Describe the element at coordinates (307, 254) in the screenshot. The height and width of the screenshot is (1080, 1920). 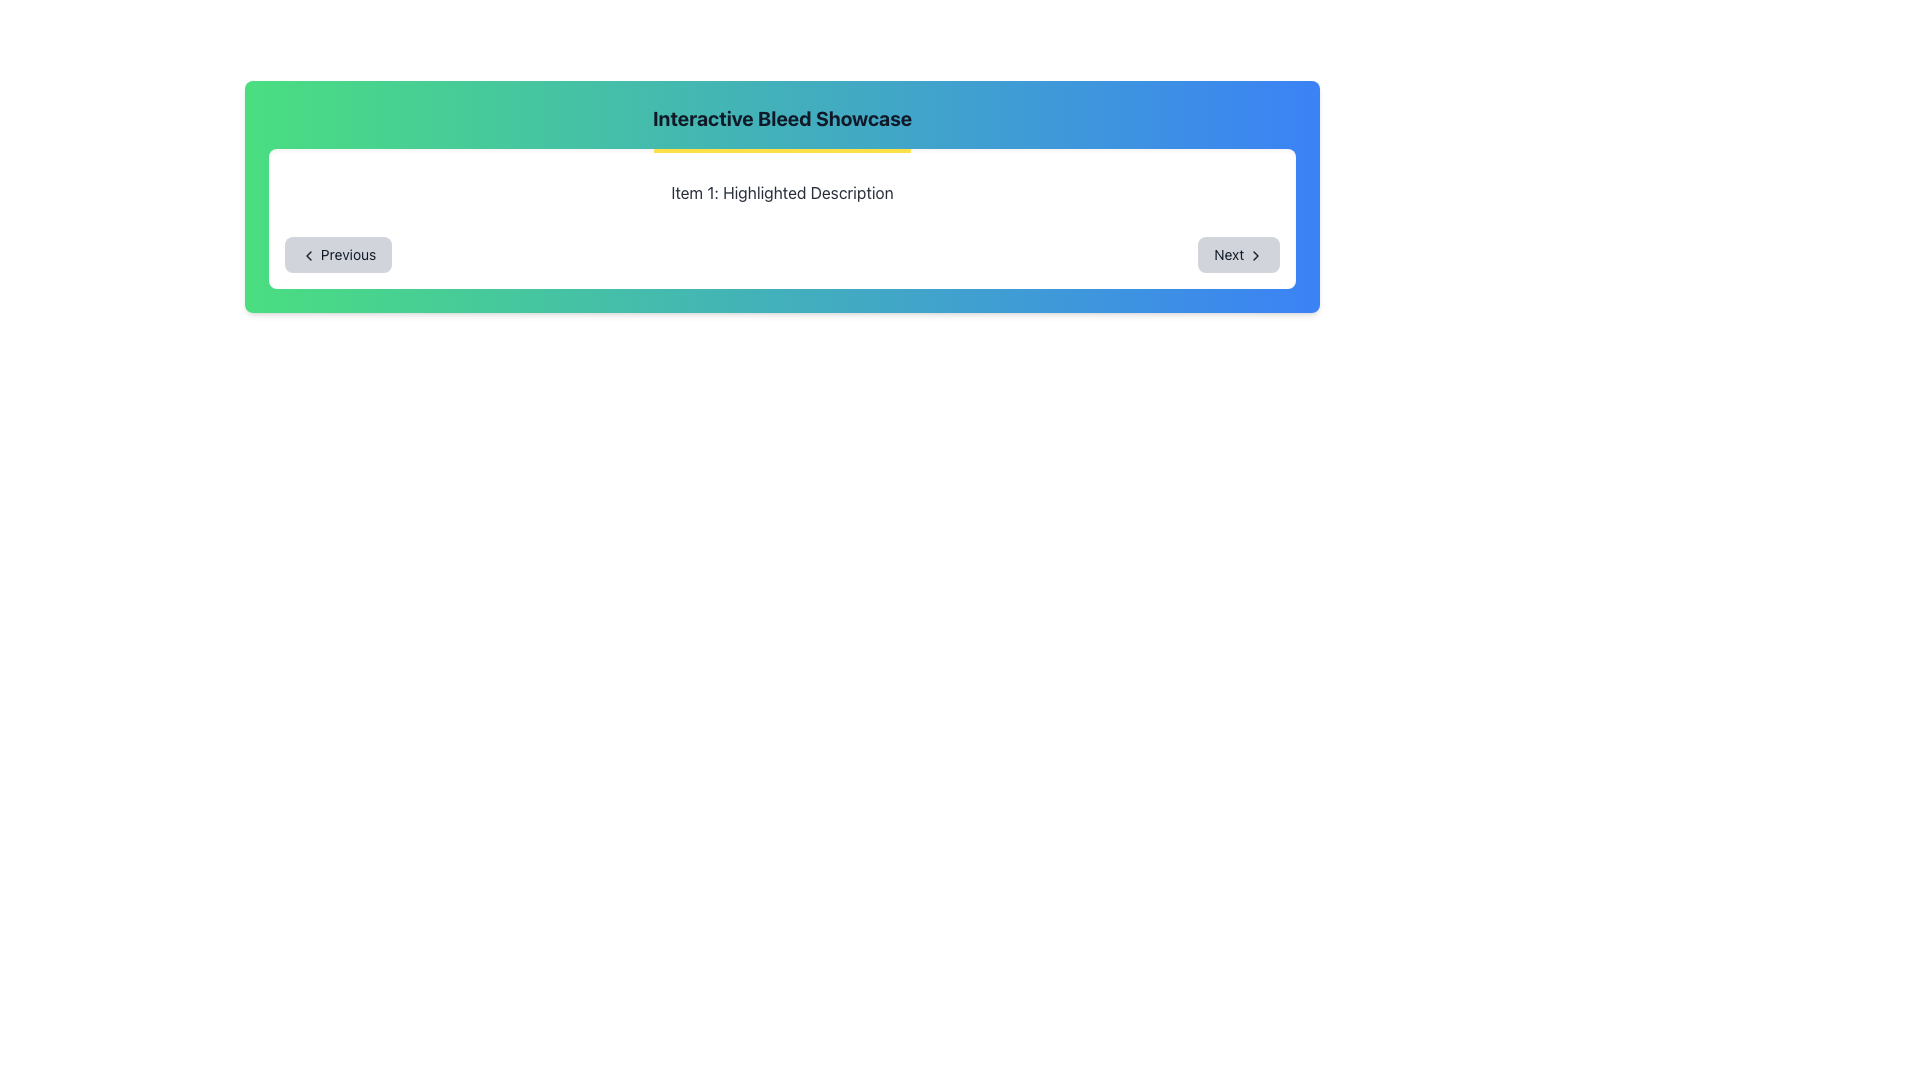
I see `the 'Previous' icon in the navigational interface` at that location.